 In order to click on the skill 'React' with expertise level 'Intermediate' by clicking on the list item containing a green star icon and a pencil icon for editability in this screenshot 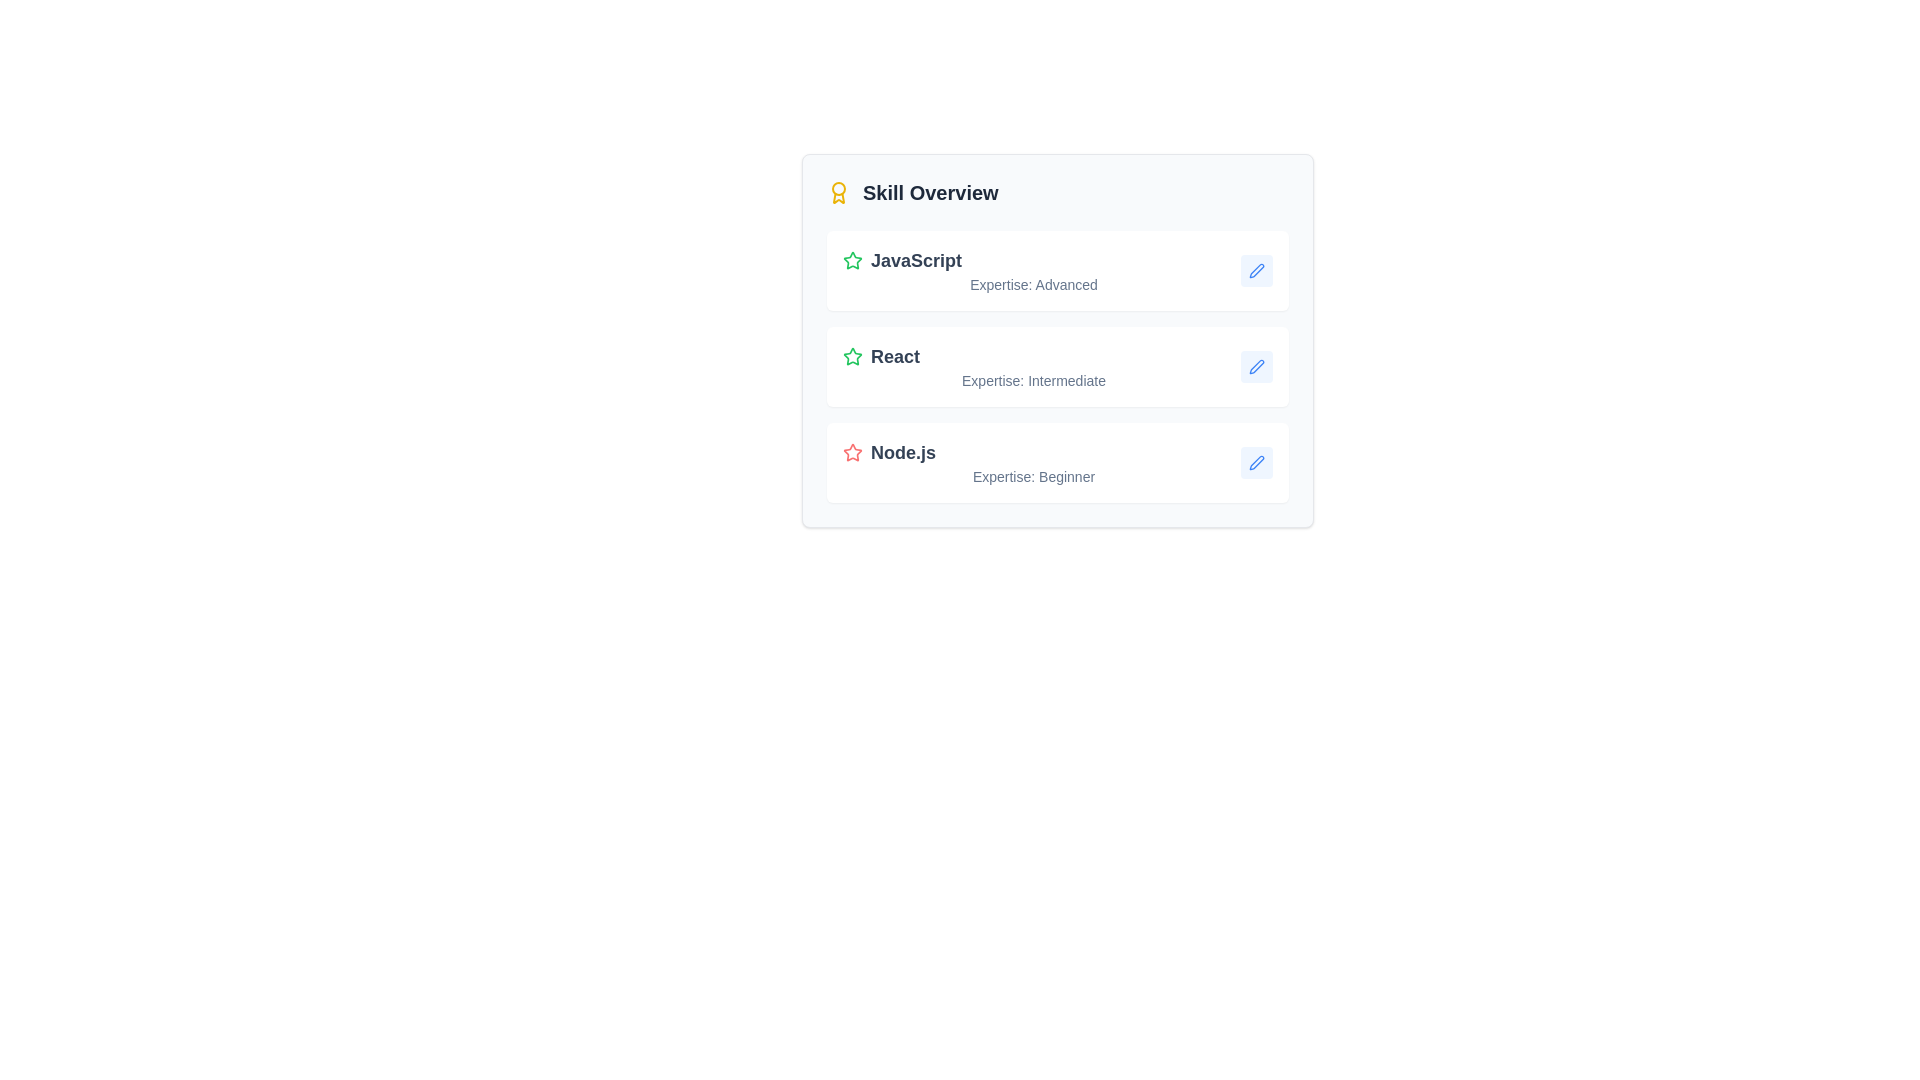, I will do `click(1056, 366)`.